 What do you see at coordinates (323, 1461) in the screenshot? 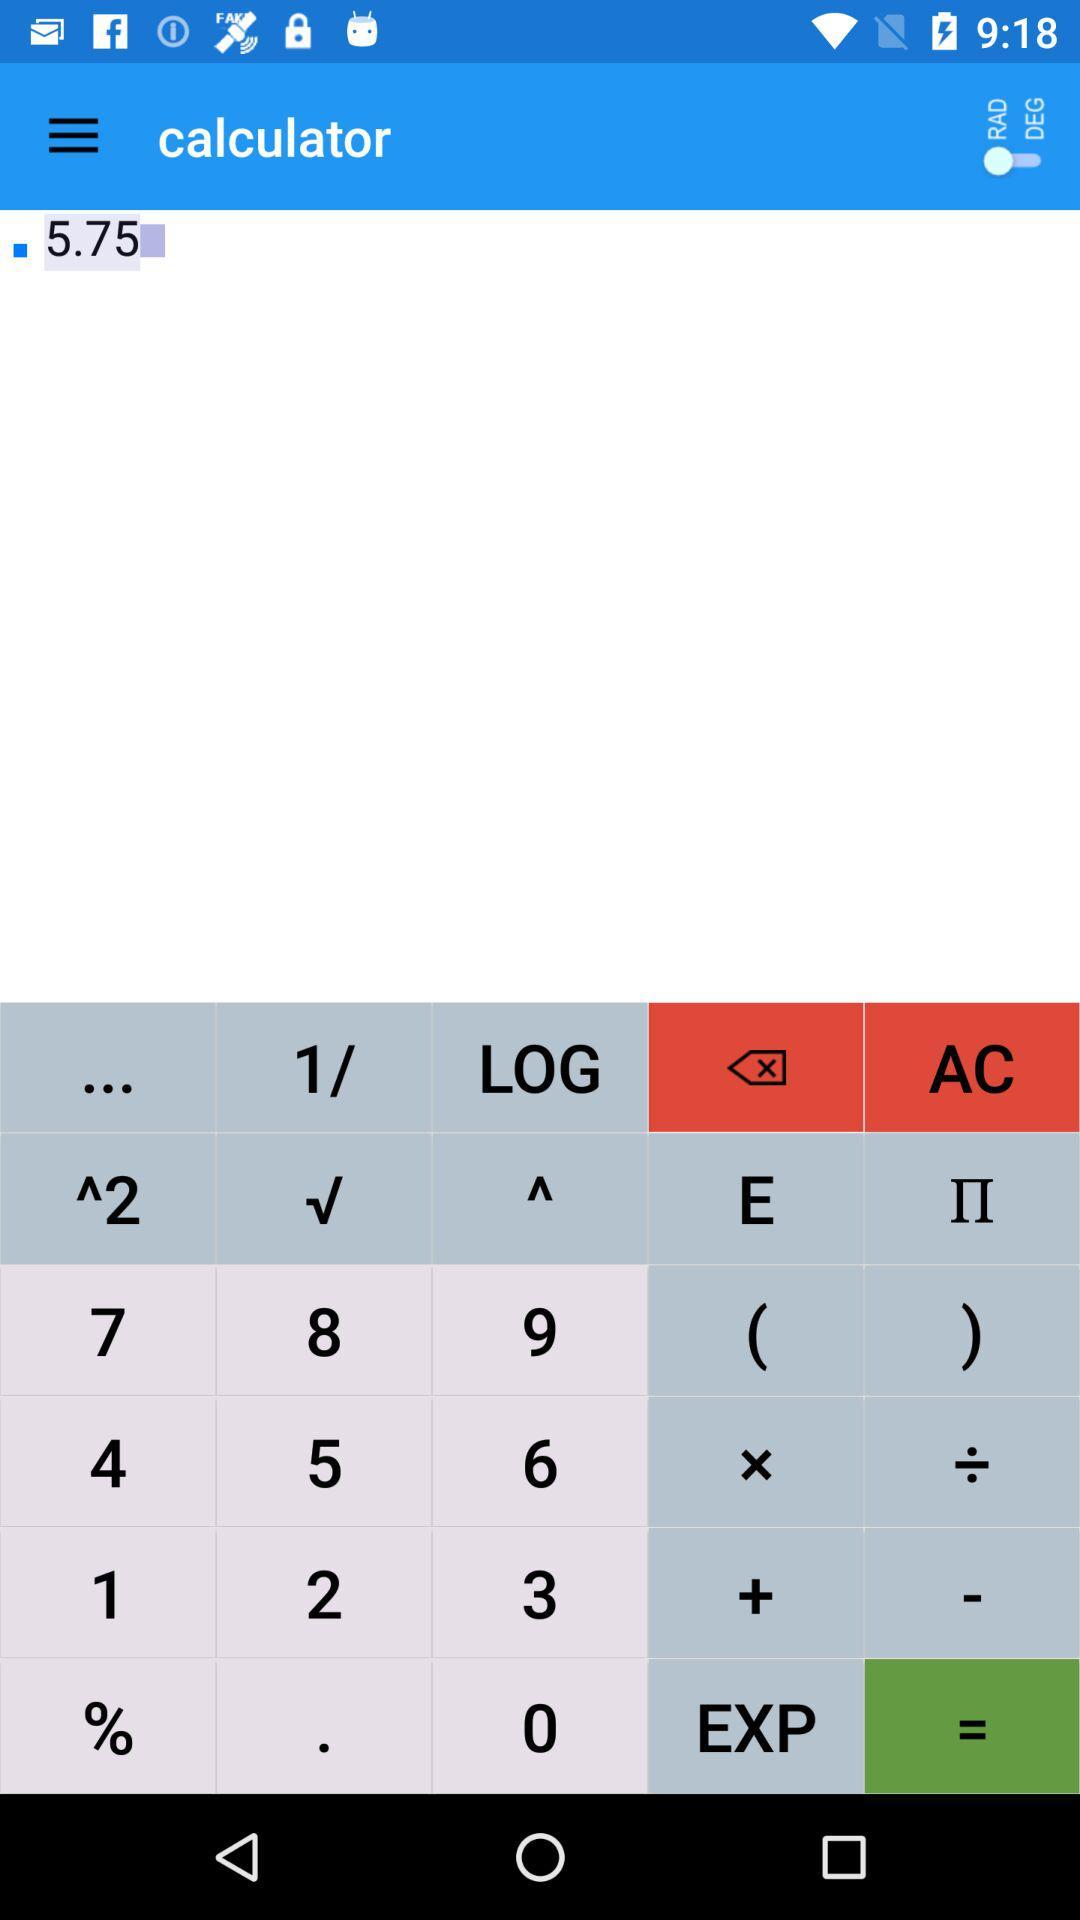
I see `the icon to the left of 9 item` at bounding box center [323, 1461].